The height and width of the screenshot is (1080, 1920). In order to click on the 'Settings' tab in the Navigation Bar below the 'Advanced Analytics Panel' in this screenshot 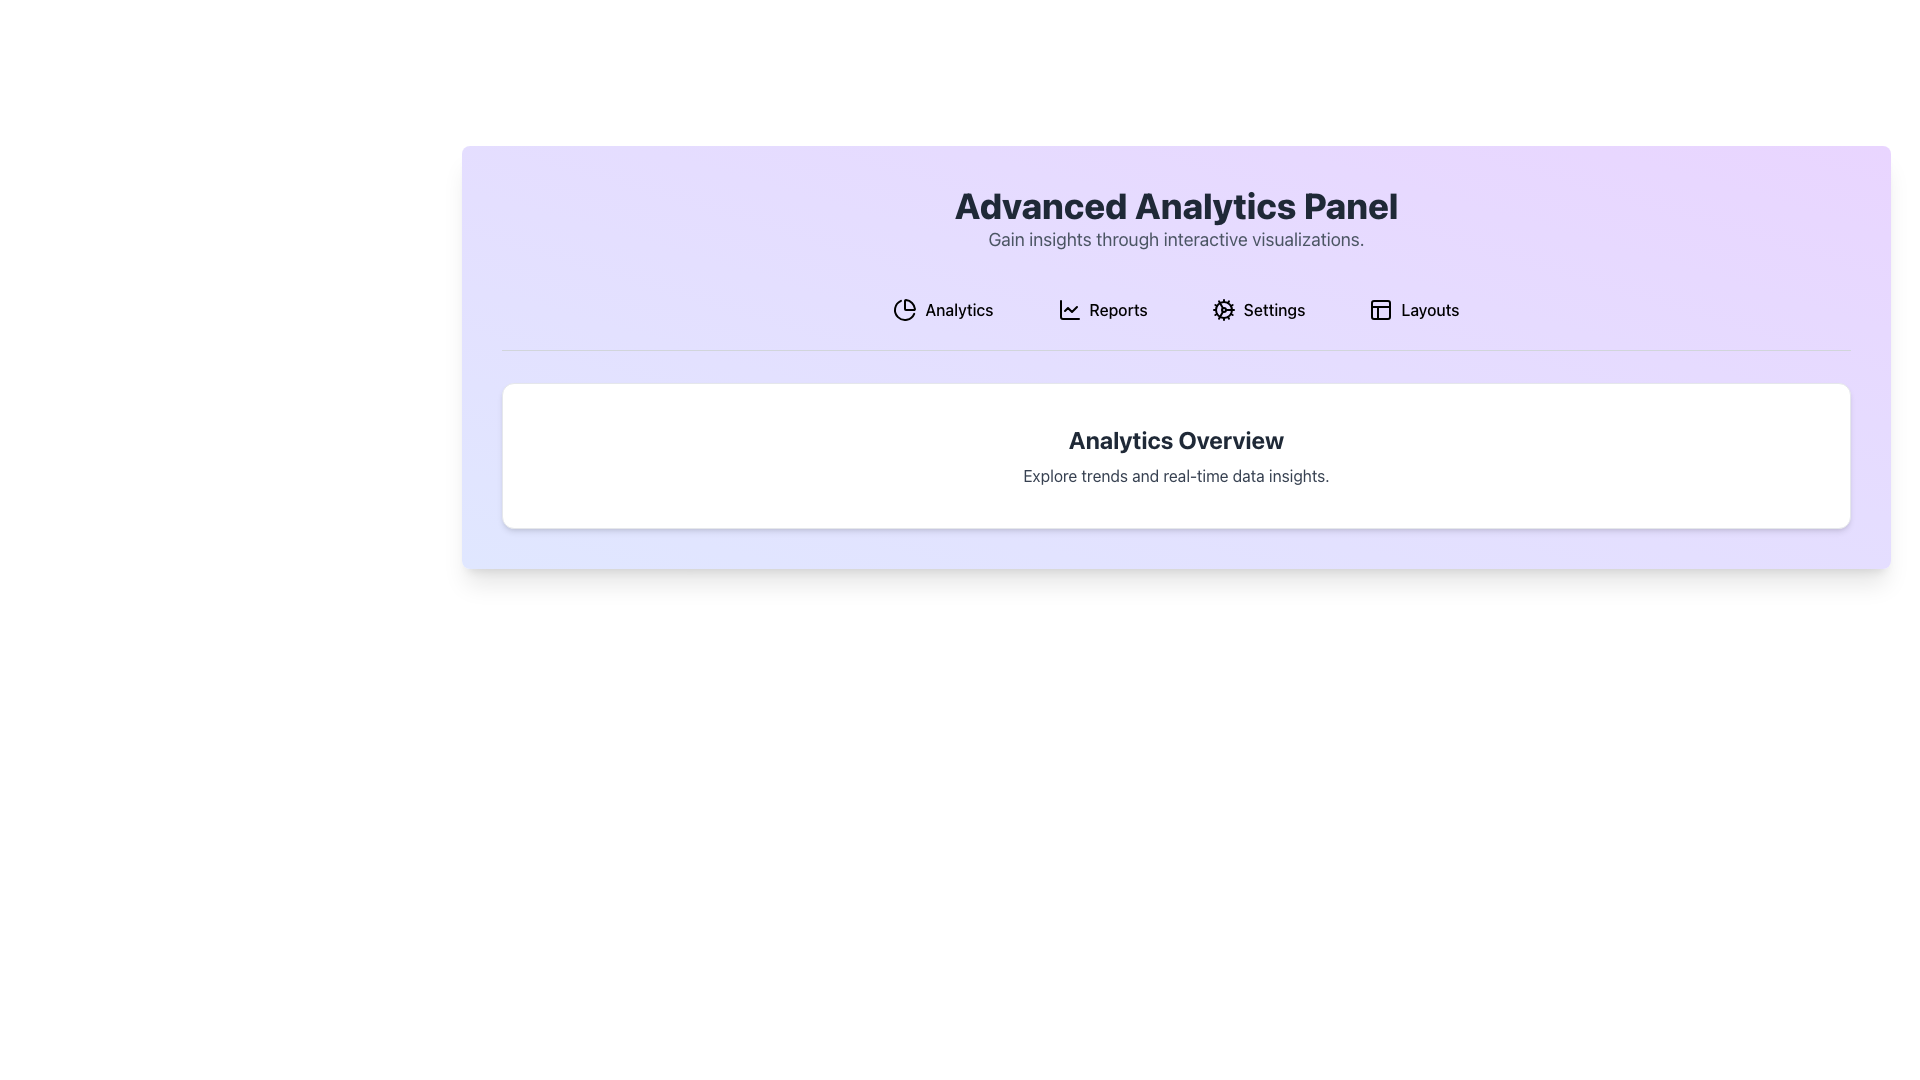, I will do `click(1176, 317)`.